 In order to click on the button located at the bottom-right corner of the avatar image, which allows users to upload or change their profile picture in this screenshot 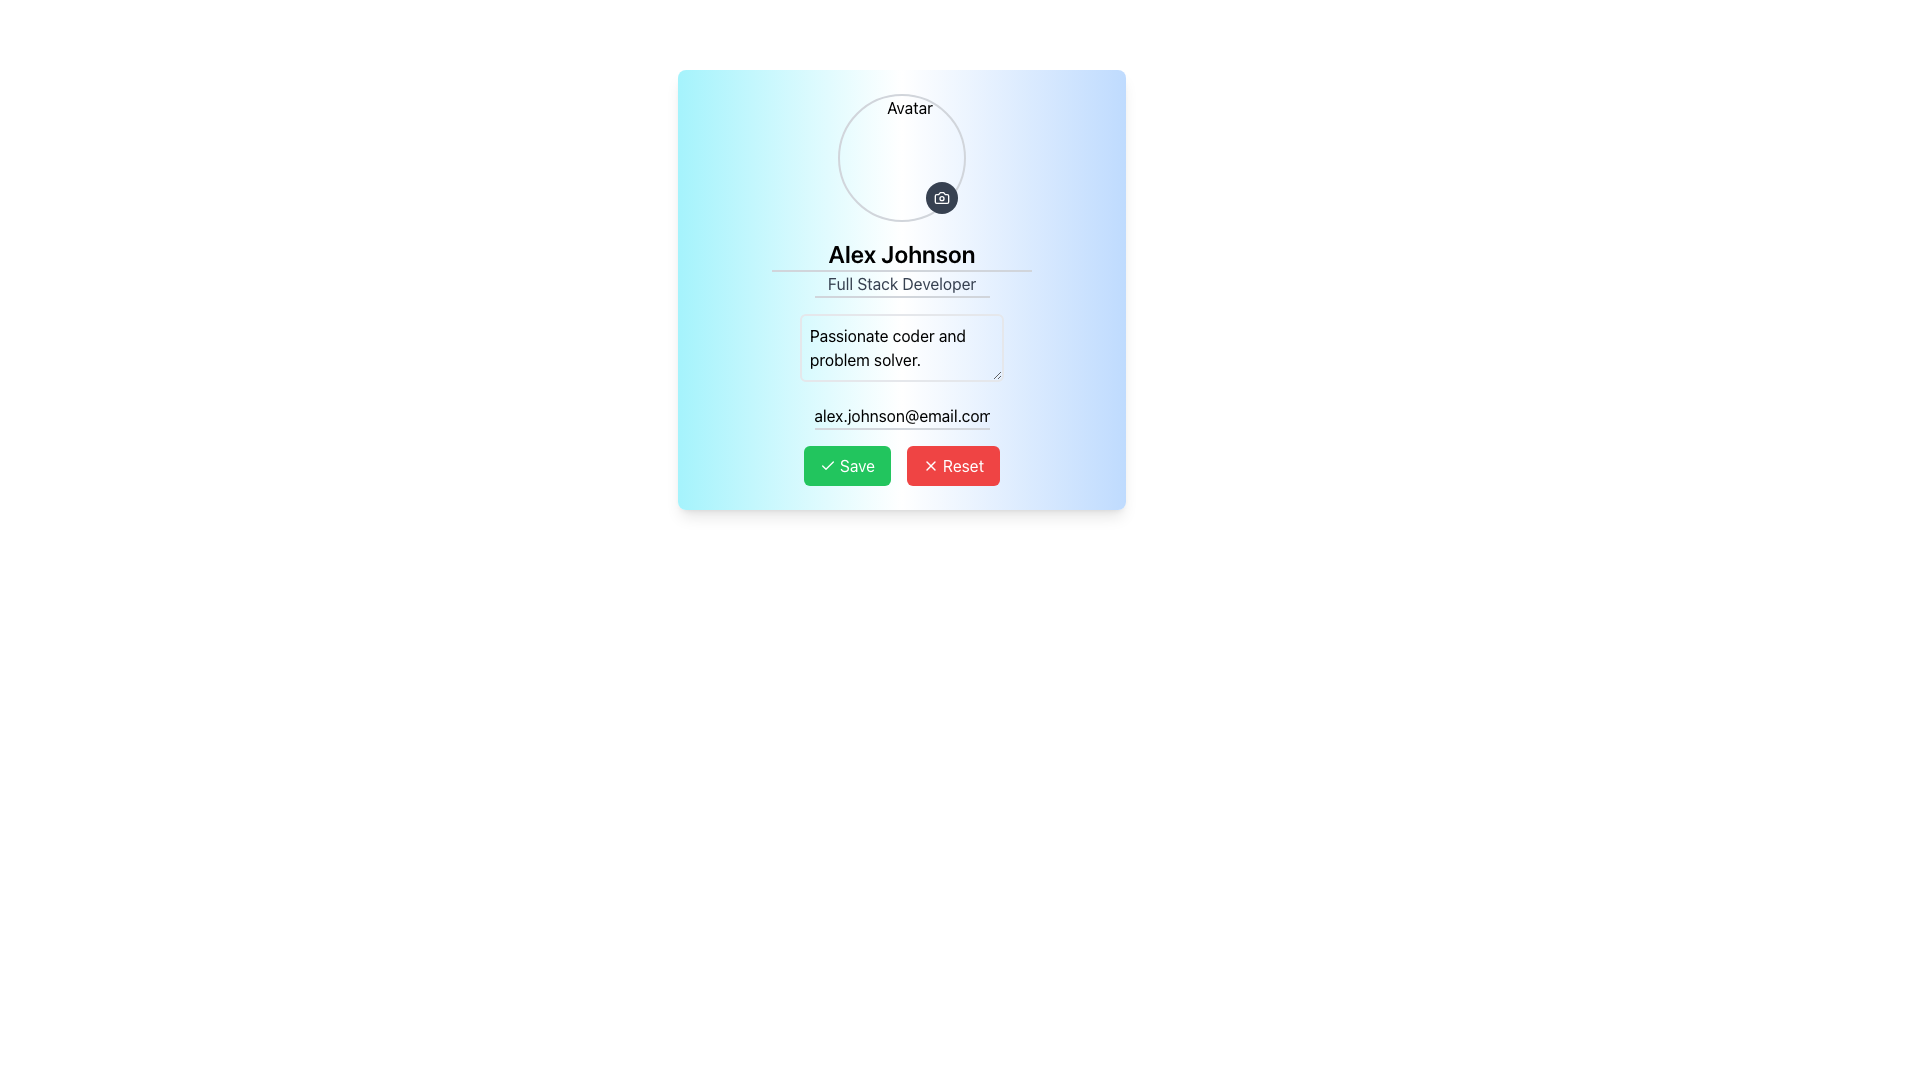, I will do `click(940, 197)`.